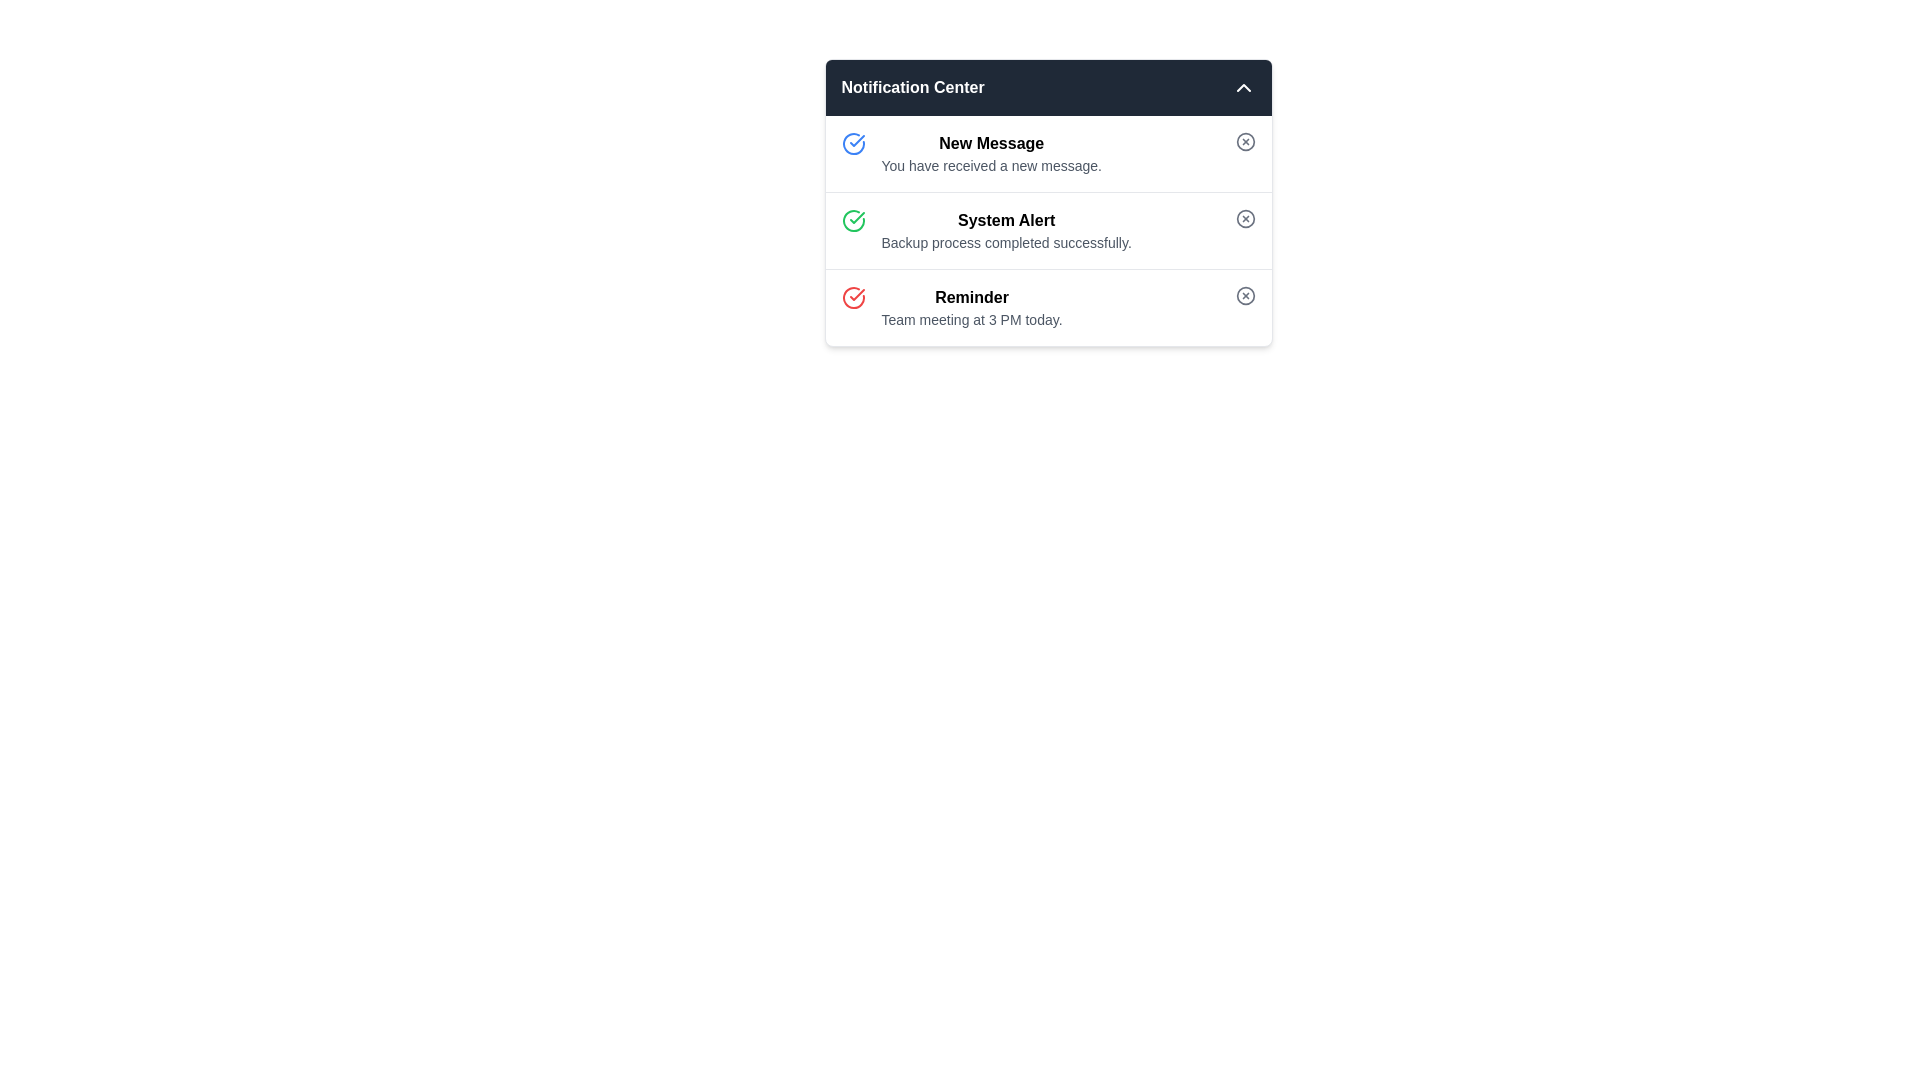 This screenshot has height=1080, width=1920. I want to click on the title of the third notification in the 'Notification Center', so click(972, 297).